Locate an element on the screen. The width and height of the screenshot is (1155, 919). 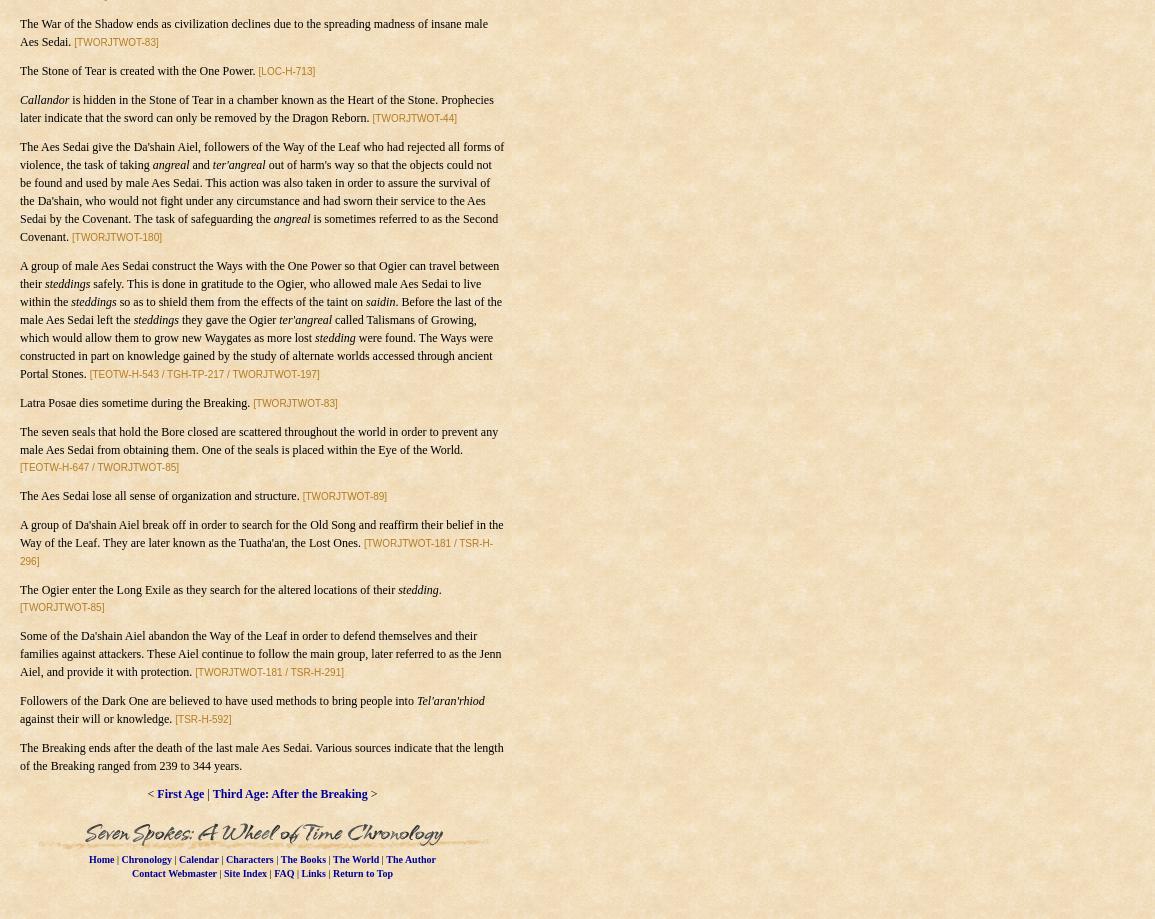
'were found. The Ways were constructed in part on knowledge gained by the study of alternate worlds accessed through ancient Portal Stones.' is located at coordinates (18, 355).